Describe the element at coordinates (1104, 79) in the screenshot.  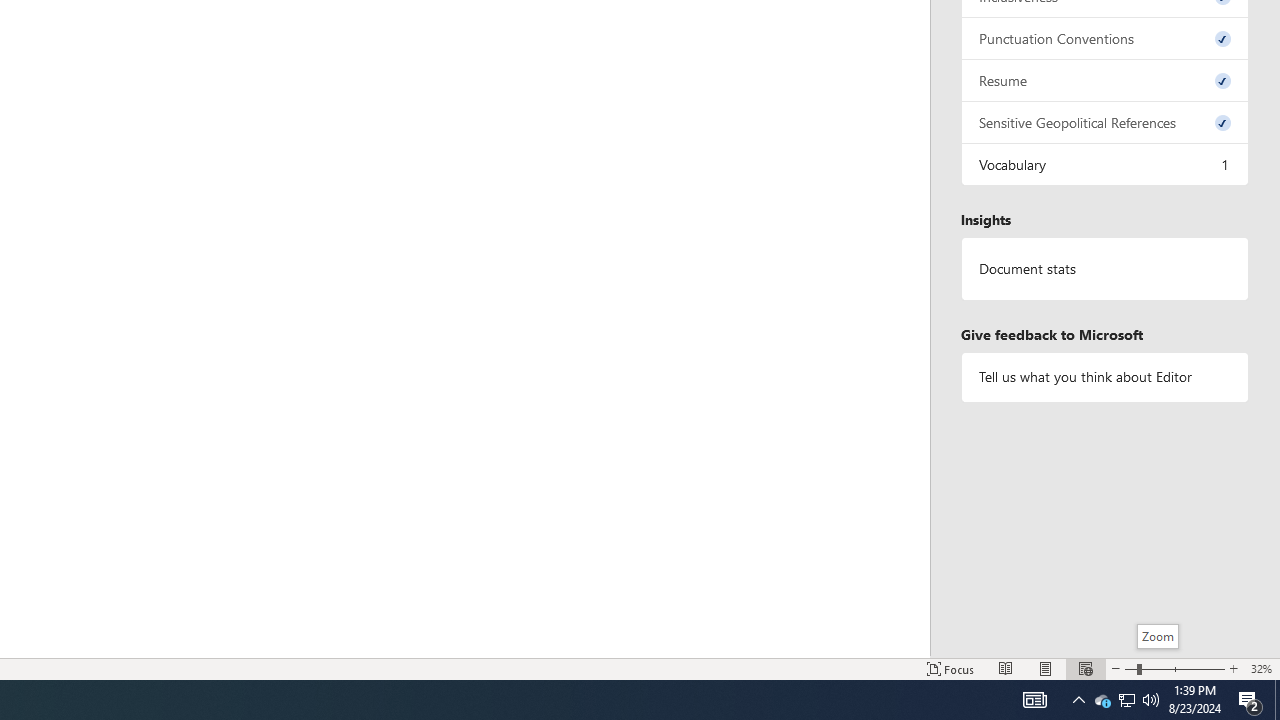
I see `'Resume, 0 issues. Press space or enter to review items.'` at that location.